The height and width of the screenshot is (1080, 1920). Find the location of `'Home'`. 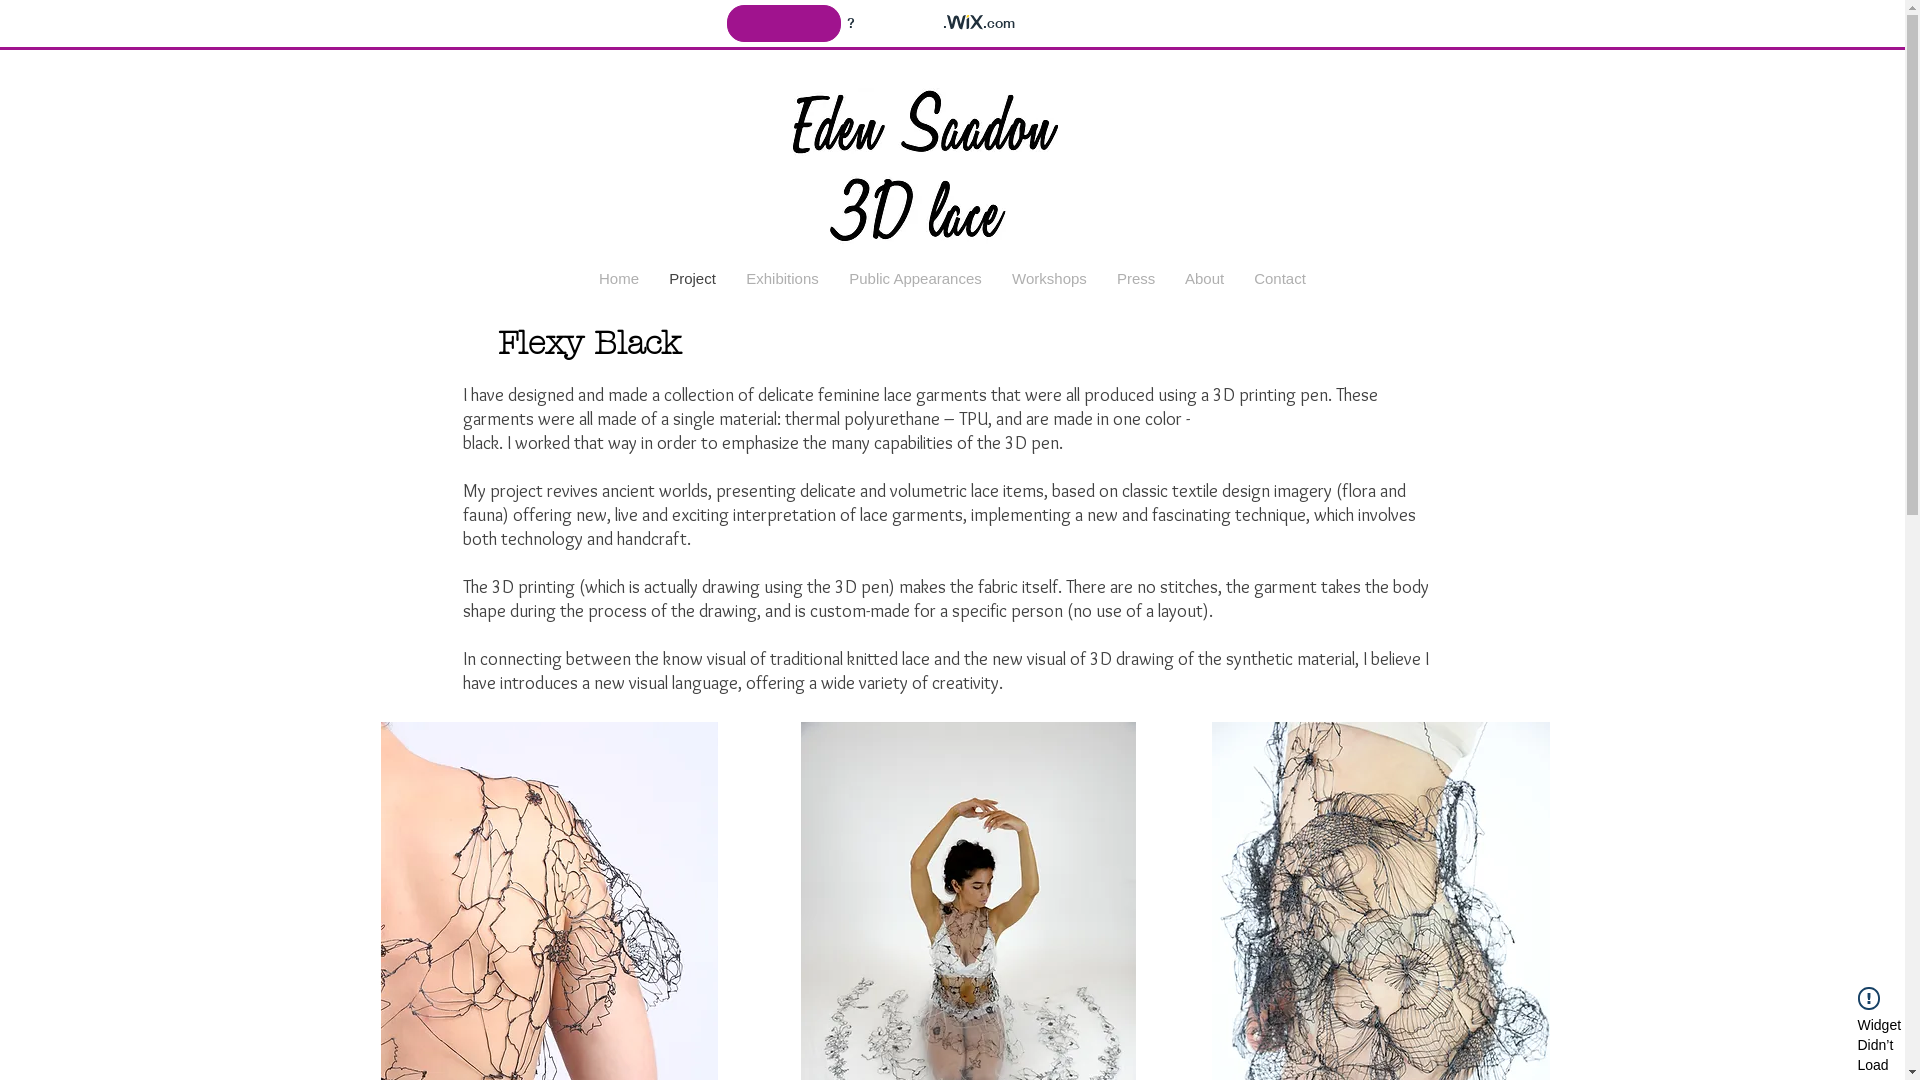

'Home' is located at coordinates (618, 278).